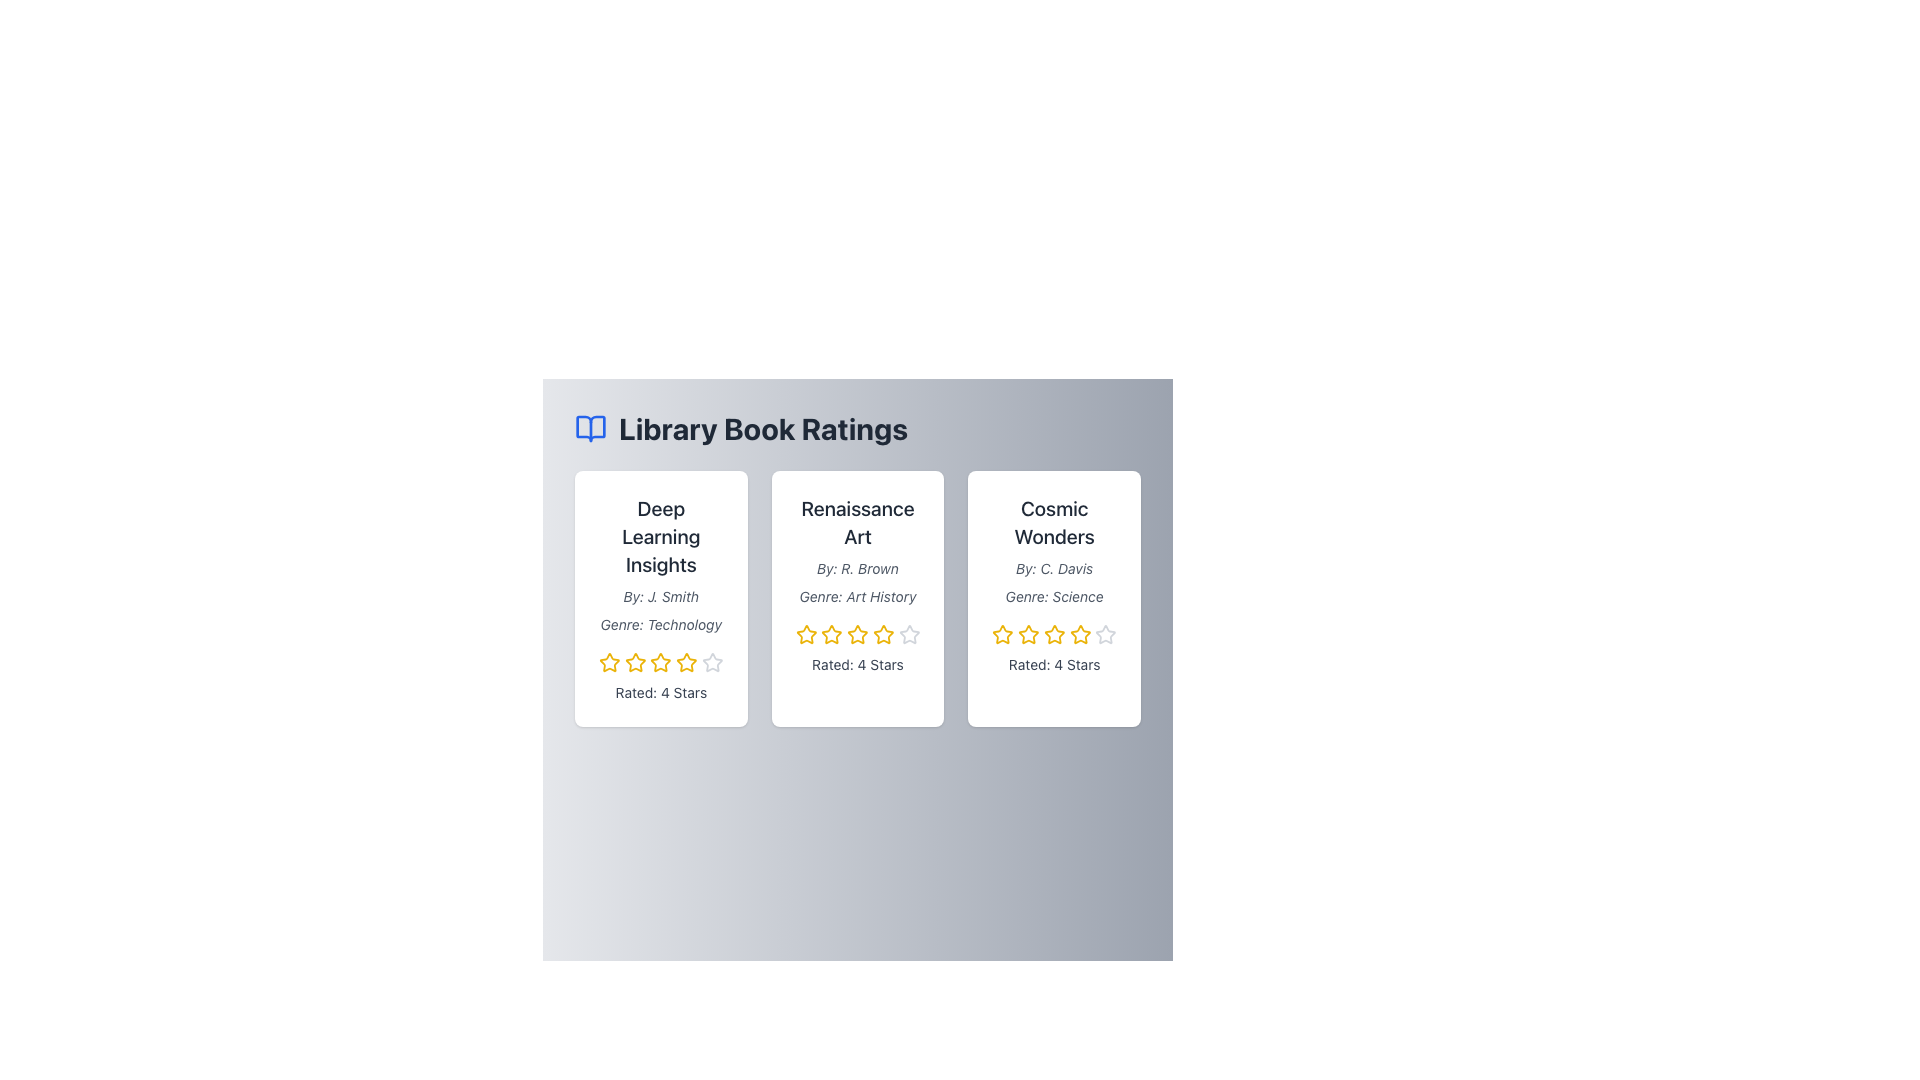 The width and height of the screenshot is (1920, 1080). I want to click on the third star icon in the five-star rating system under the 'Deep Learning Insights' section to rate 3 stars, so click(661, 662).